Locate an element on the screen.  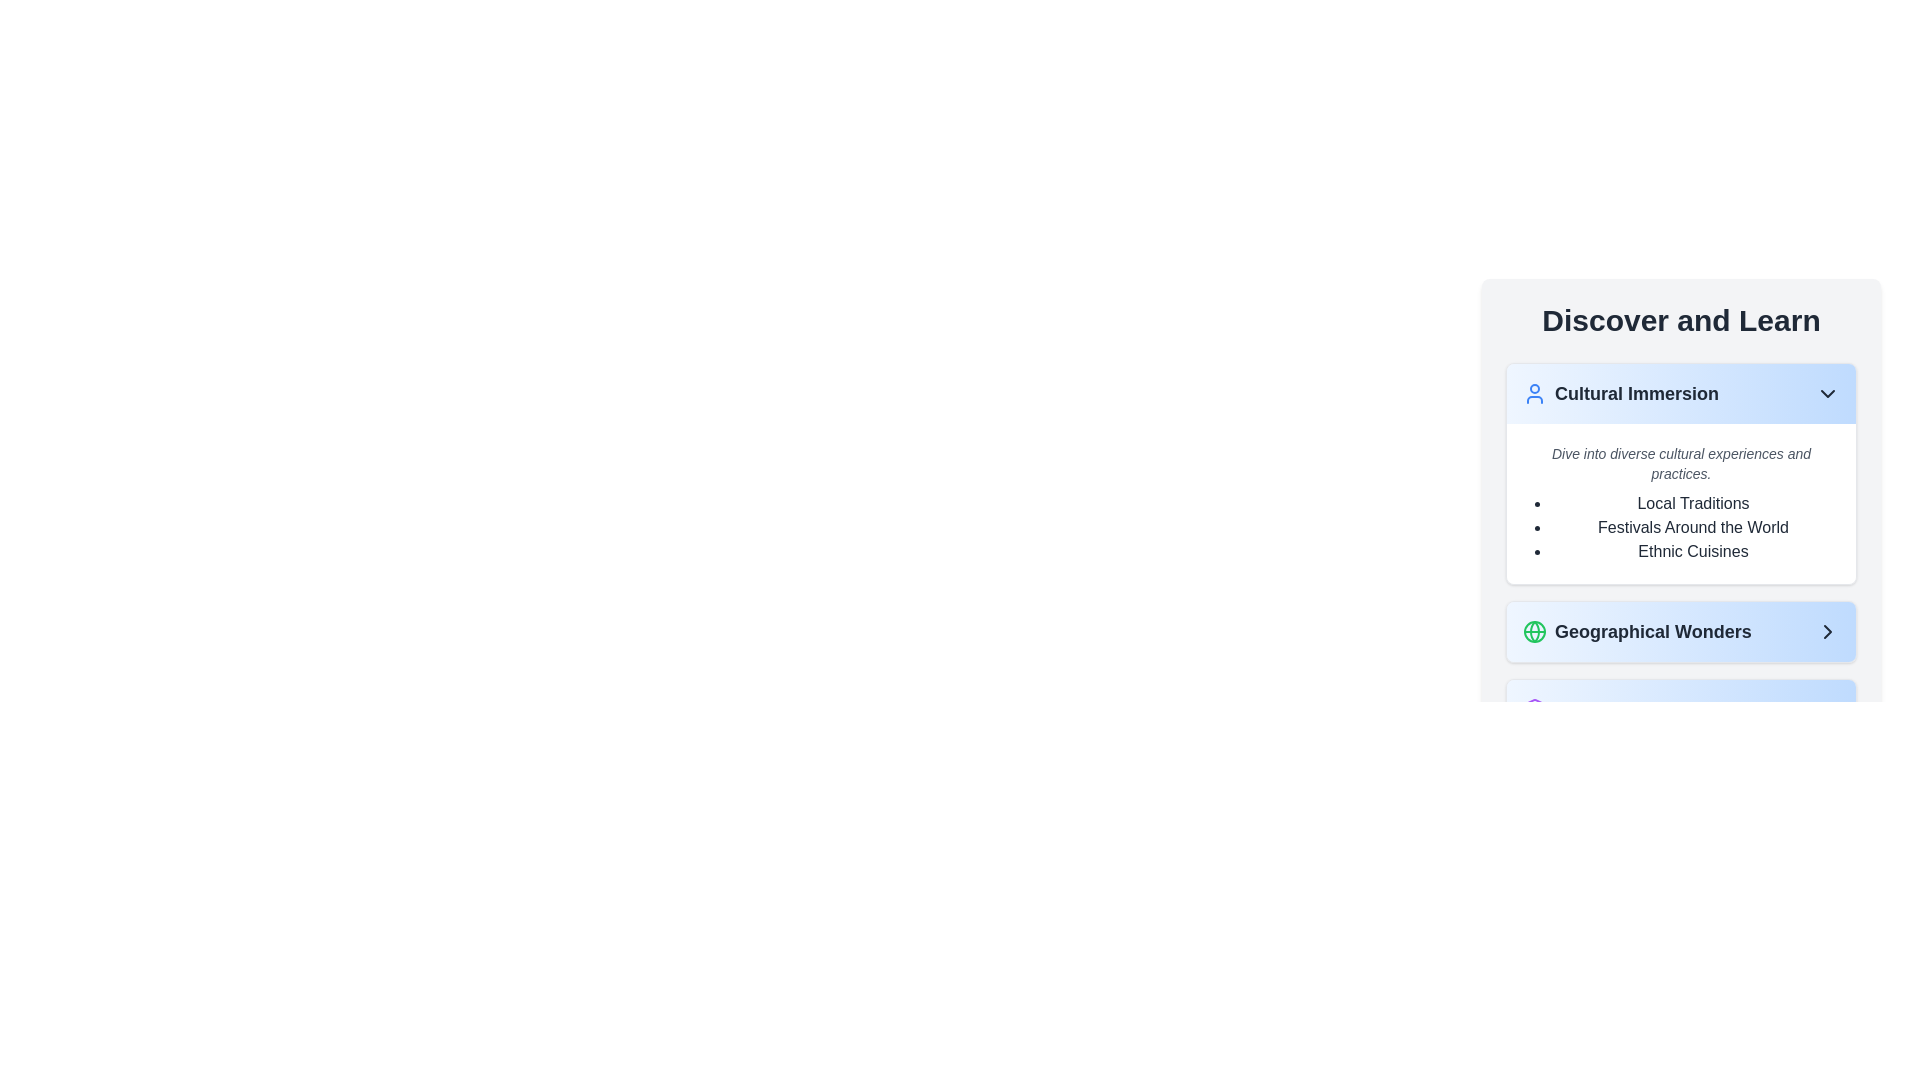
the rightward-pointing chevron icon in the 'Geographical Wonders' section is located at coordinates (1828, 632).